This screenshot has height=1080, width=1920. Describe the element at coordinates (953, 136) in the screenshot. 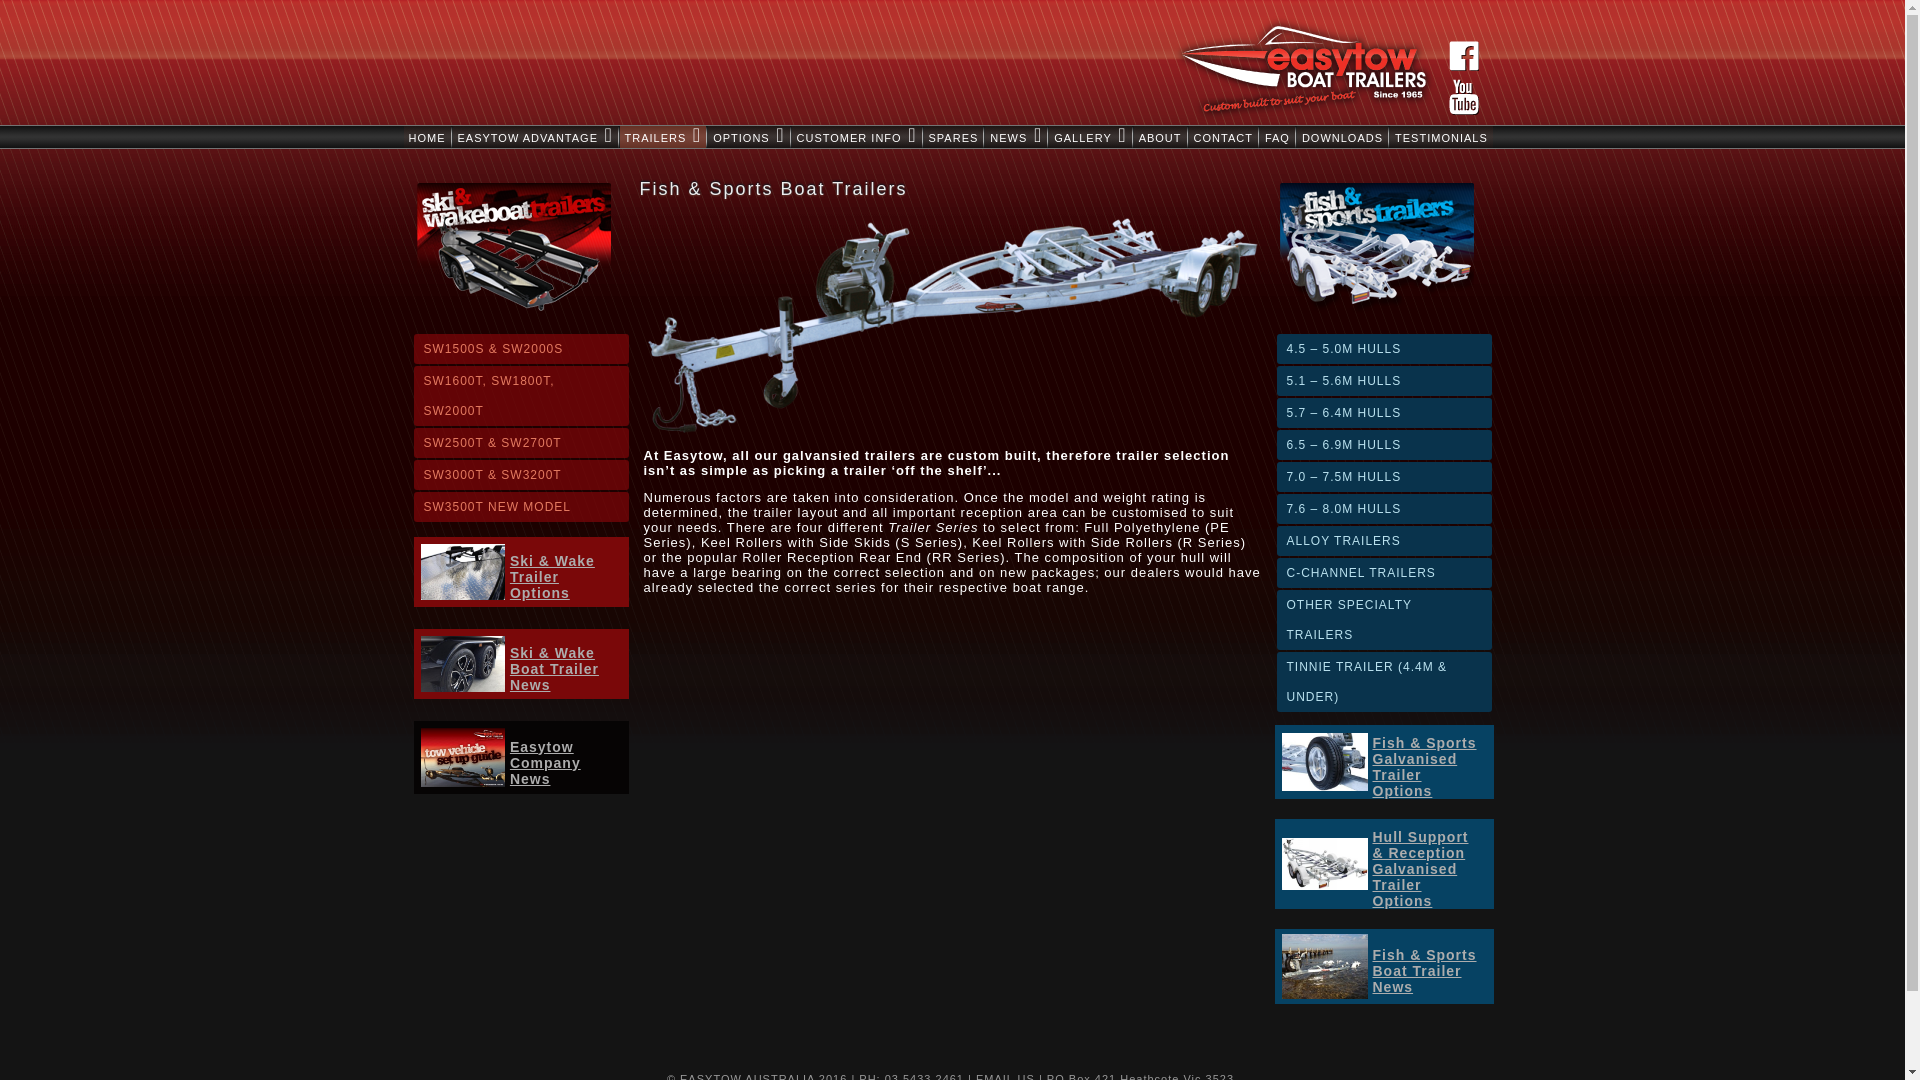

I see `'SPARES'` at that location.